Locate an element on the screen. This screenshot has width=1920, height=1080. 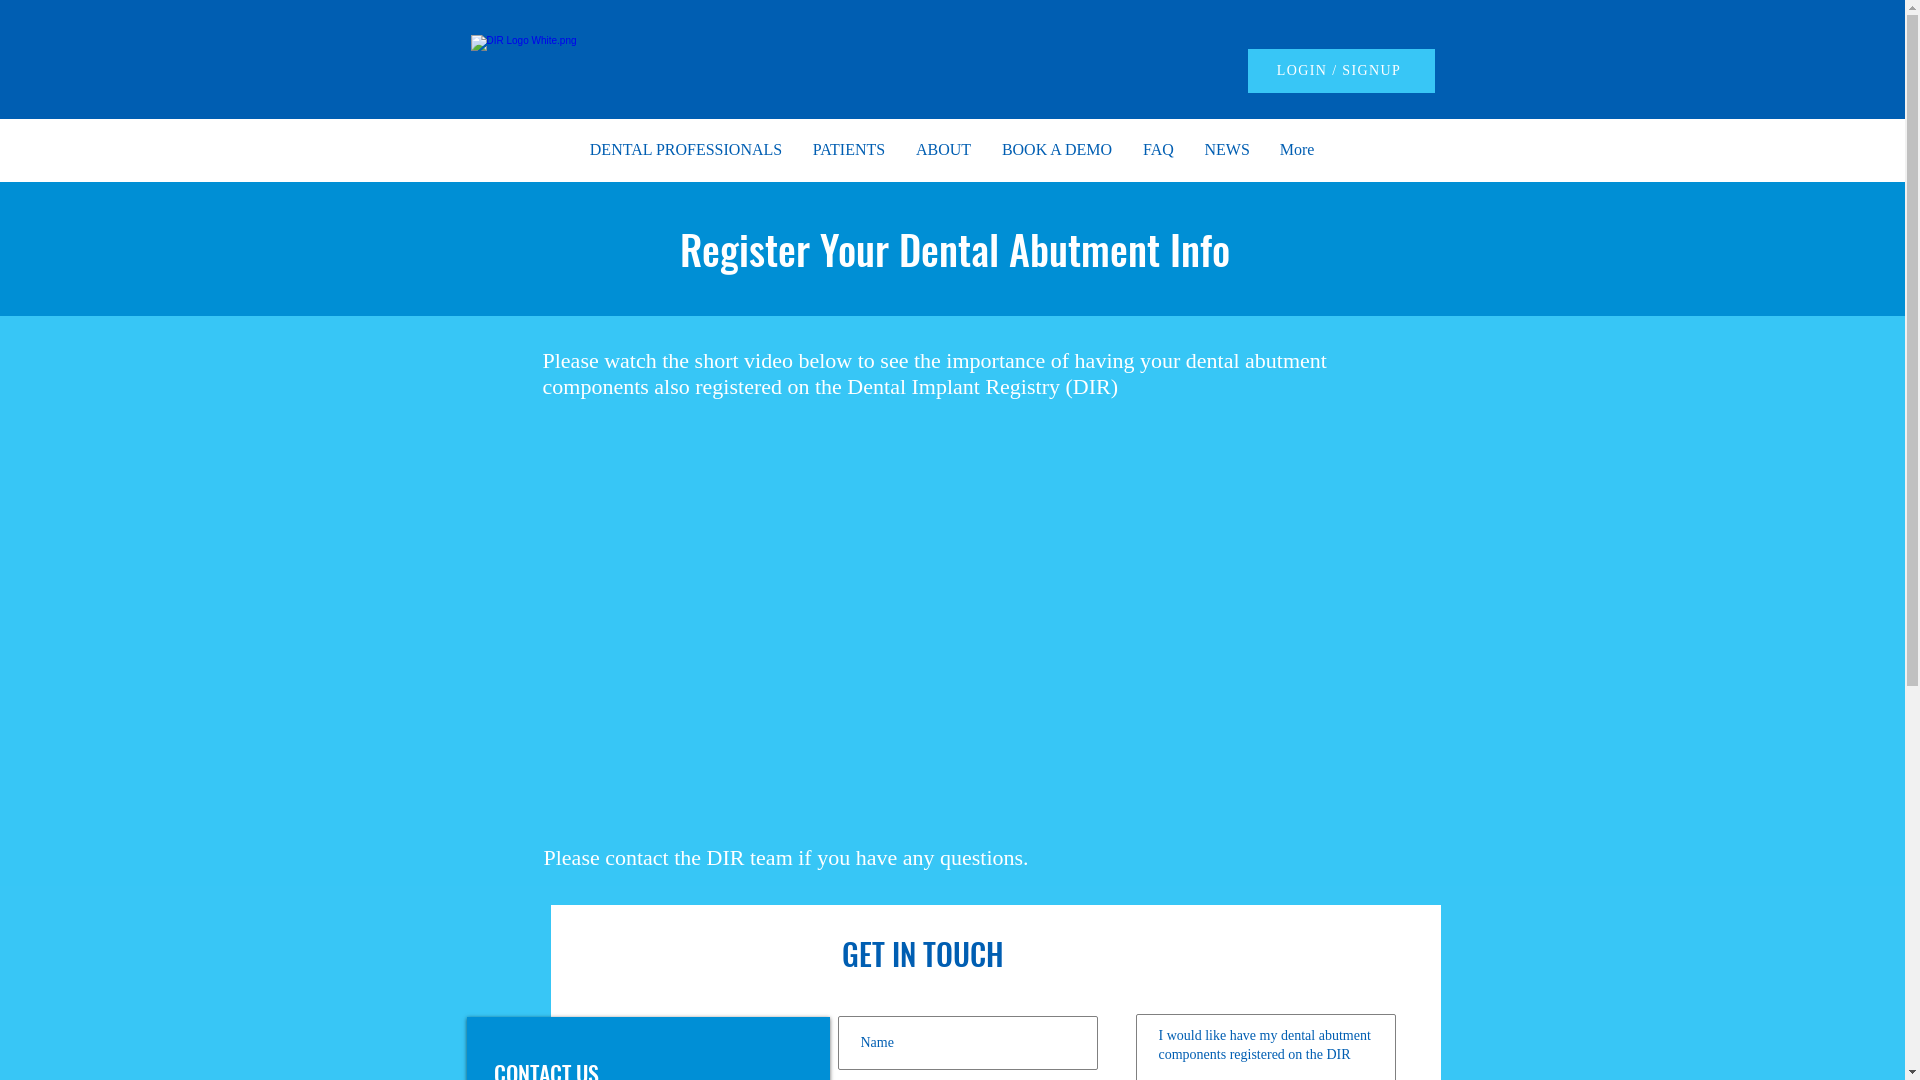
'NEWS' is located at coordinates (1190, 149).